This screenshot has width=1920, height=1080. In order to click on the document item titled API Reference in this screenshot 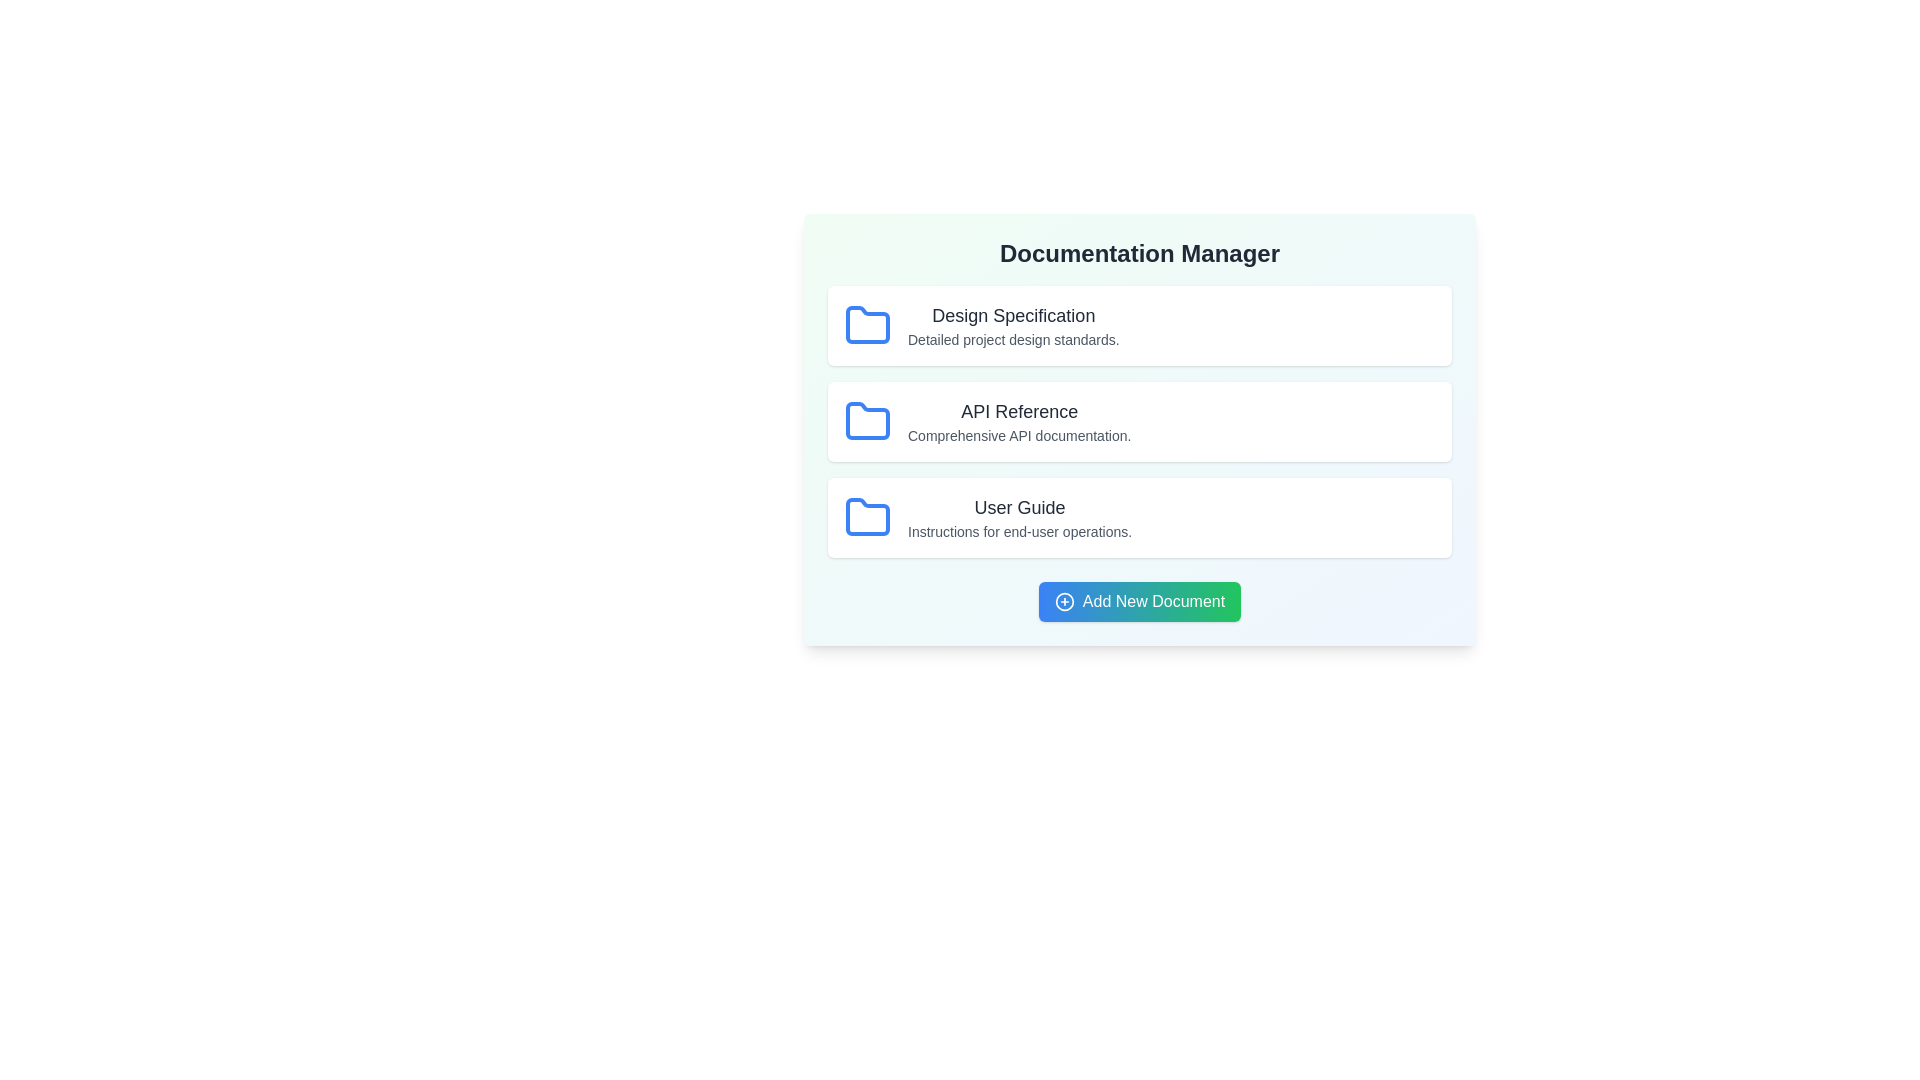, I will do `click(1140, 420)`.